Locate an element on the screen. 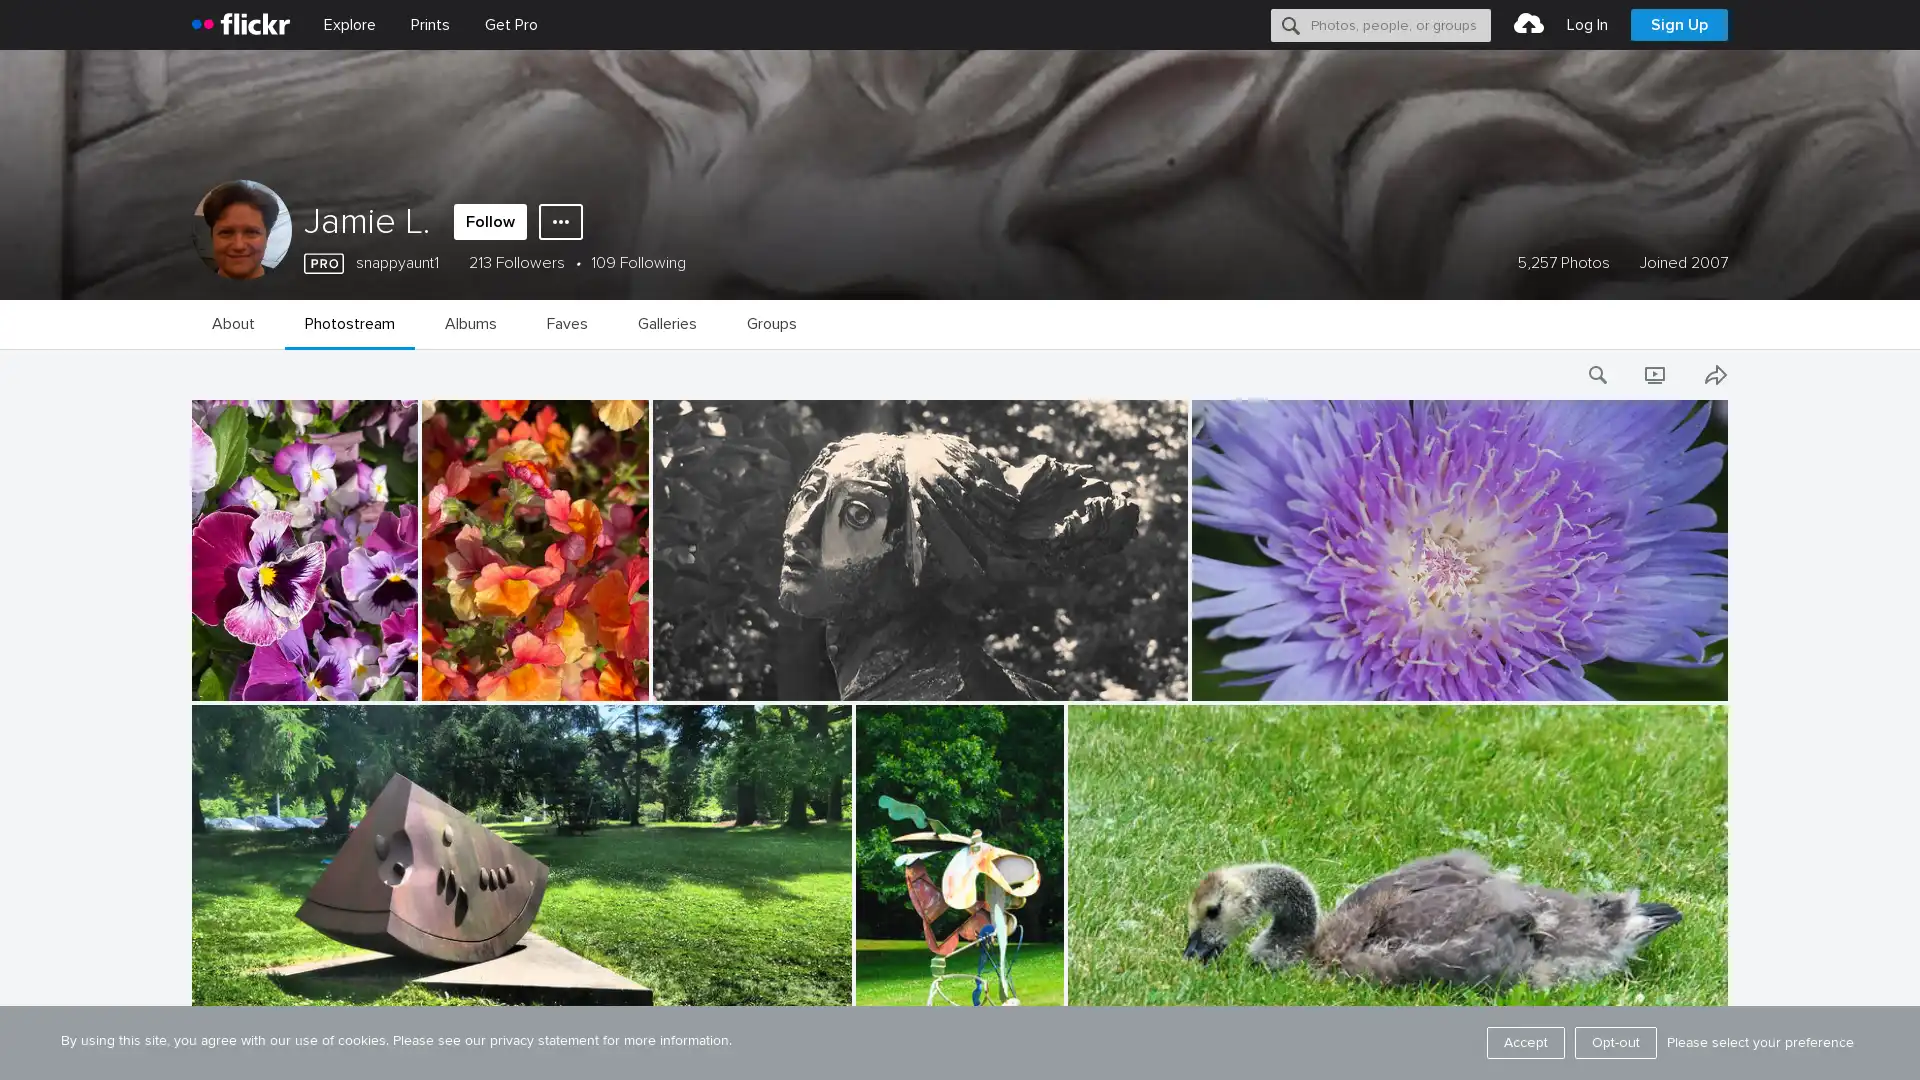 The height and width of the screenshot is (1080, 1920). Add to Favorites is located at coordinates (369, 682).